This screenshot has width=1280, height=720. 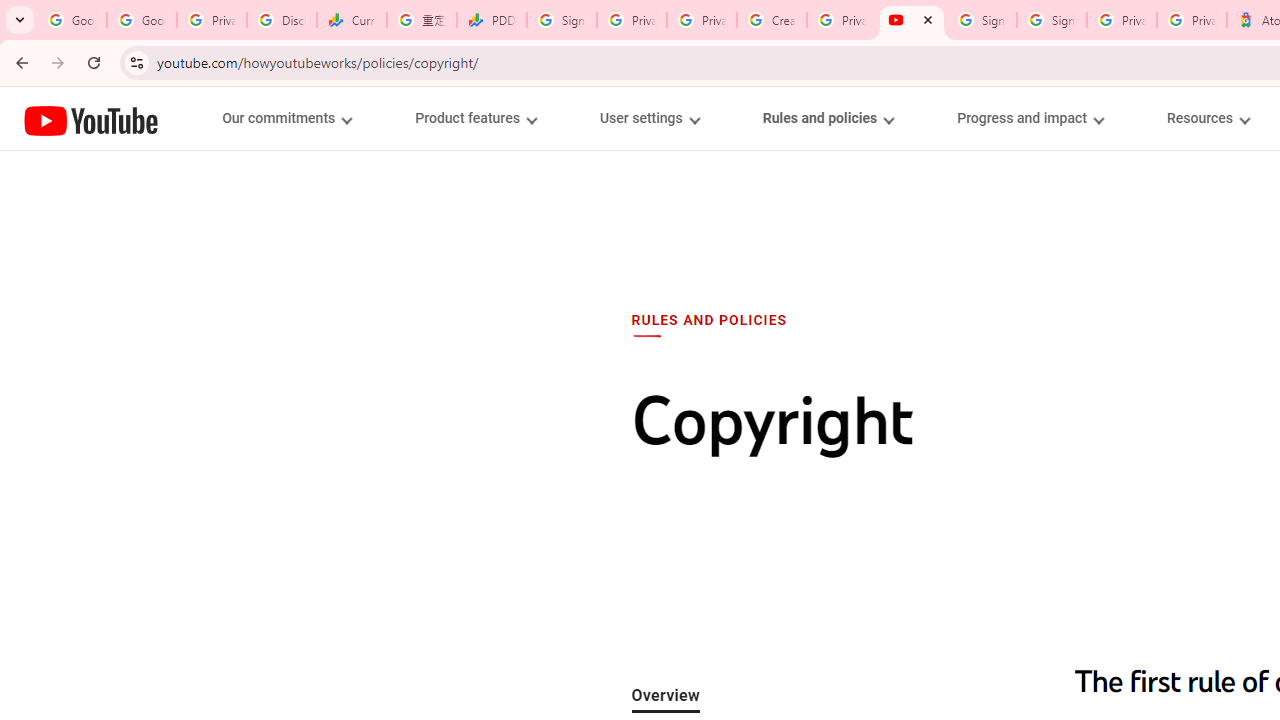 What do you see at coordinates (285, 118) in the screenshot?
I see `'Our commitments menupopup'` at bounding box center [285, 118].